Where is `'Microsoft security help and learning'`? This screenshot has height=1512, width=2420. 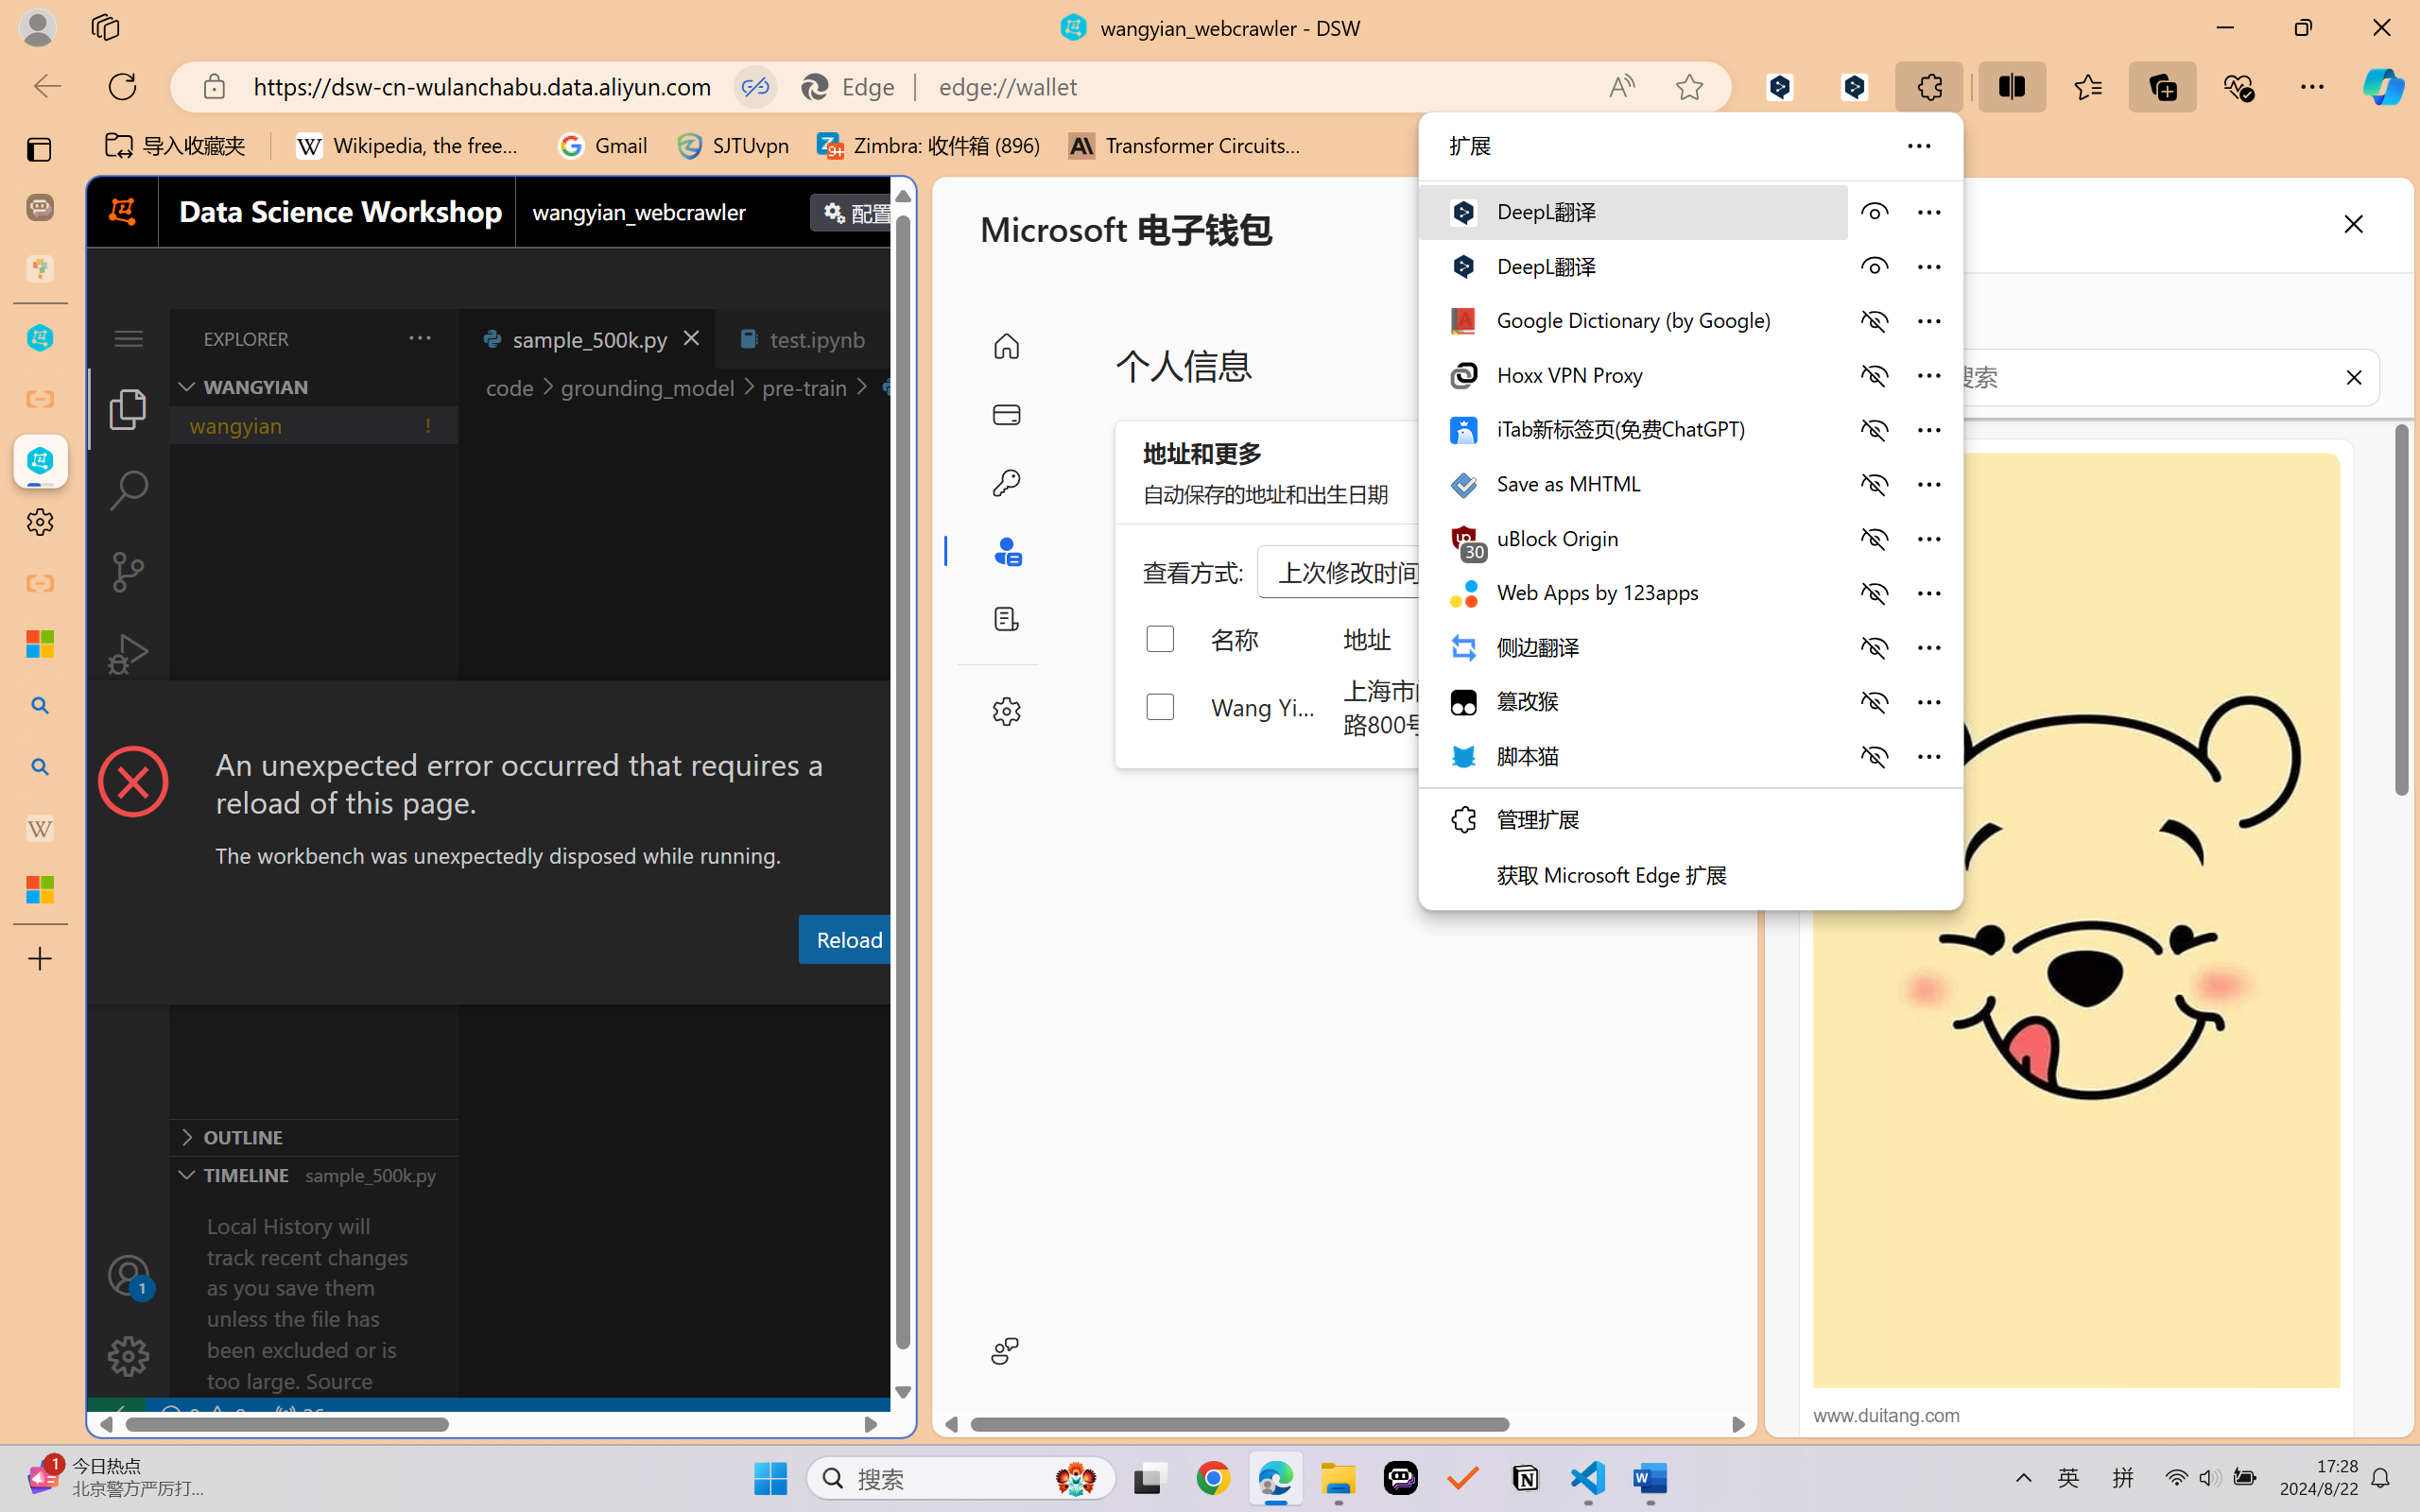
'Microsoft security help and learning' is located at coordinates (39, 643).